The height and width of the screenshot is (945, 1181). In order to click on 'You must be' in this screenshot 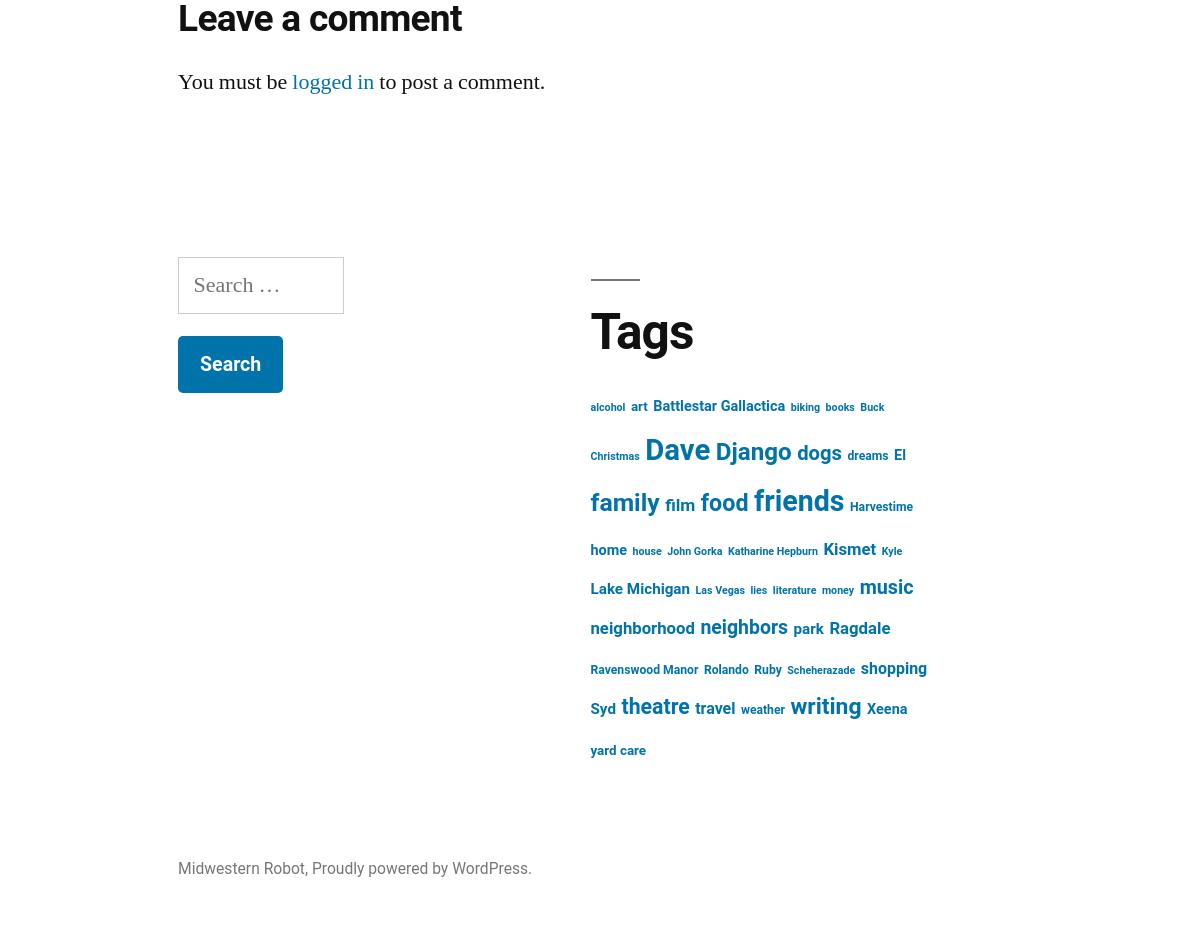, I will do `click(235, 81)`.